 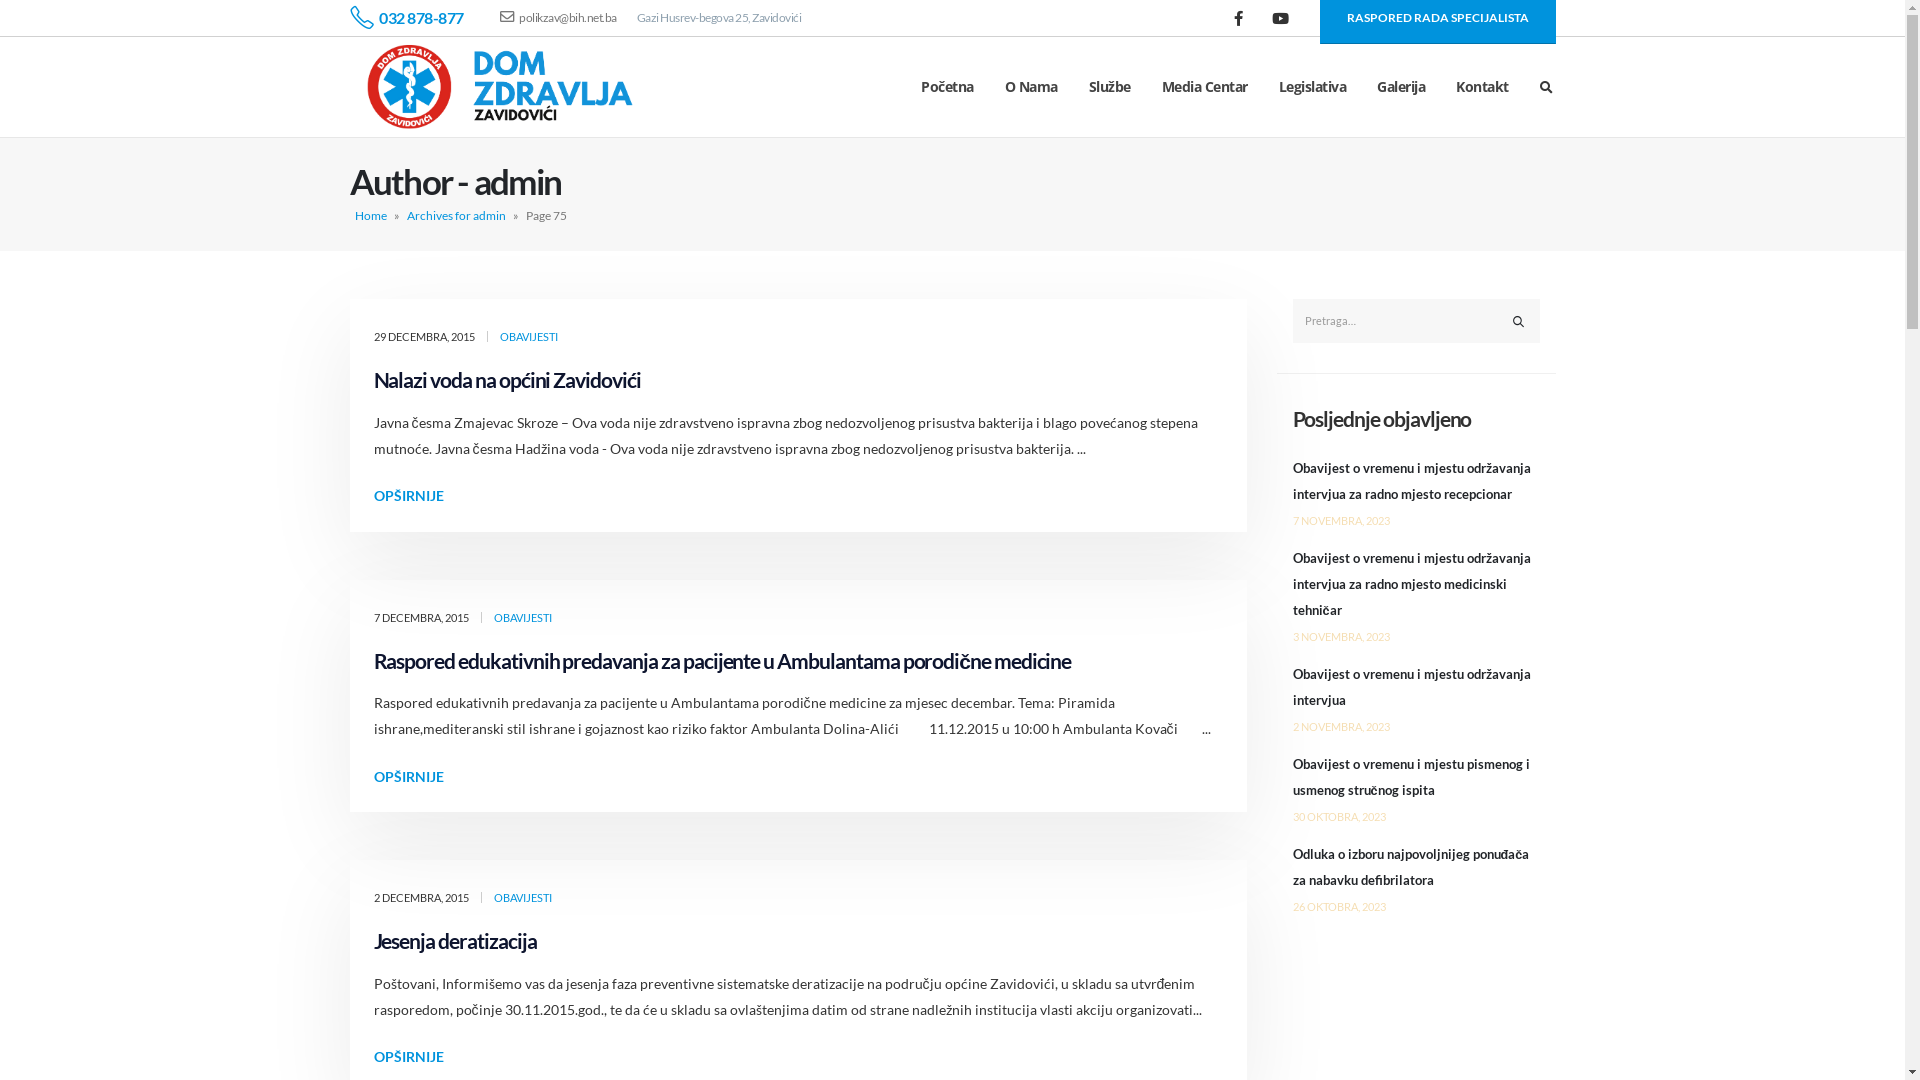 I want to click on 'Youtube', so click(x=1280, y=18).